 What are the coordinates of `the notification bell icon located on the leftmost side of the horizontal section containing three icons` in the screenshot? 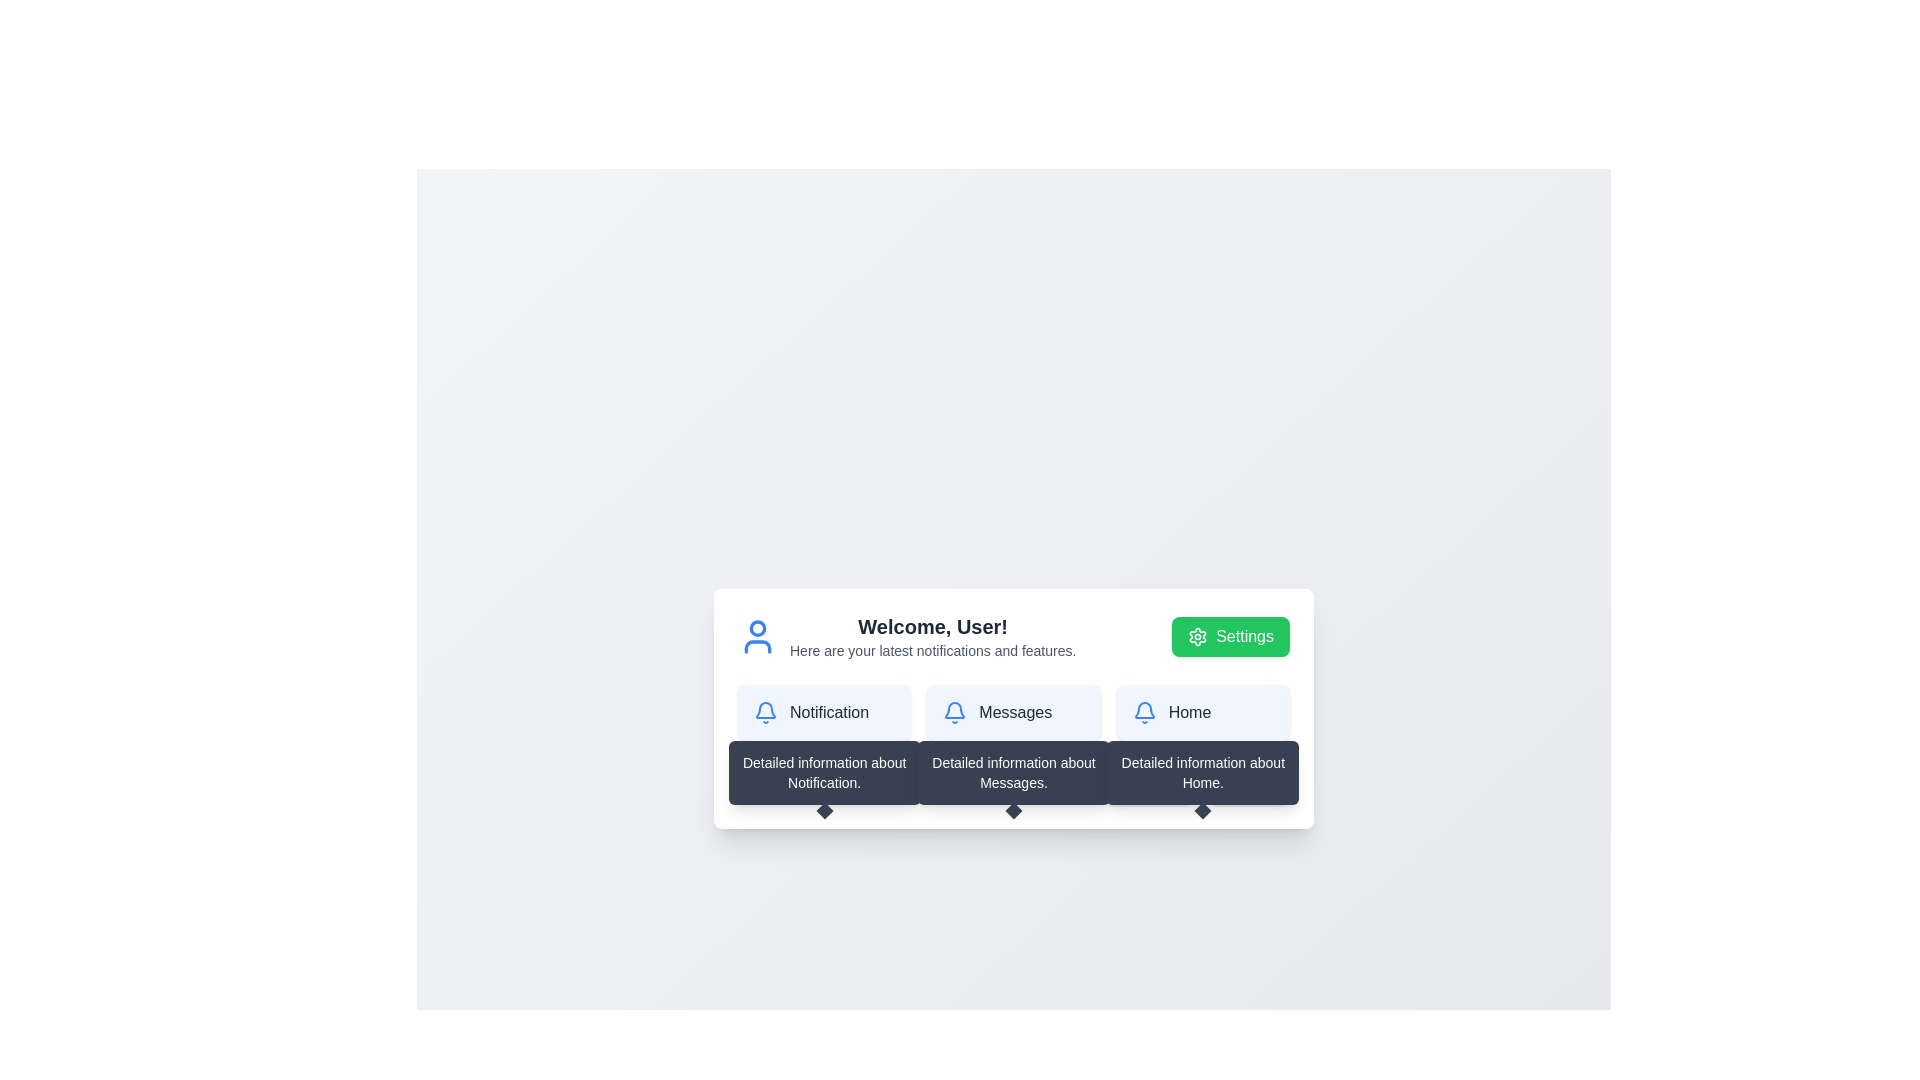 It's located at (765, 712).